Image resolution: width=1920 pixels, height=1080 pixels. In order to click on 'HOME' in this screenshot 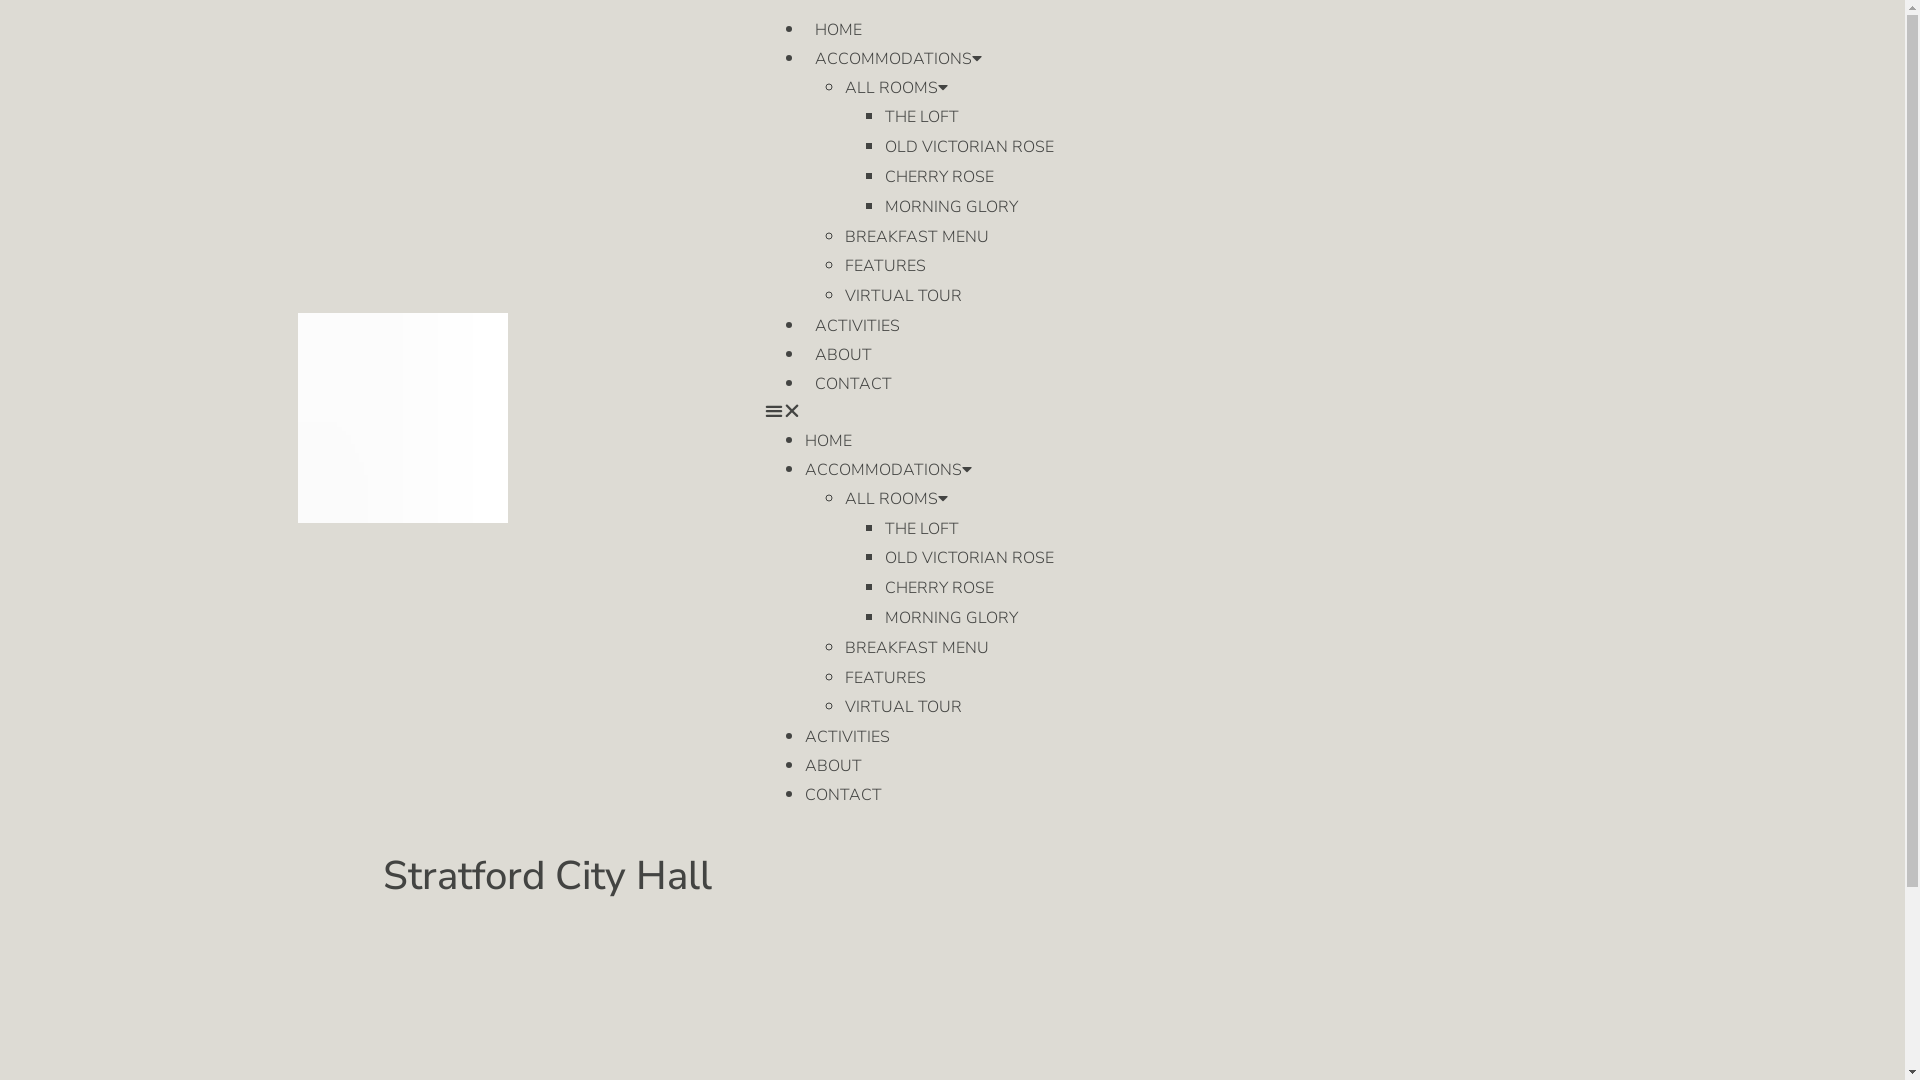, I will do `click(828, 439)`.